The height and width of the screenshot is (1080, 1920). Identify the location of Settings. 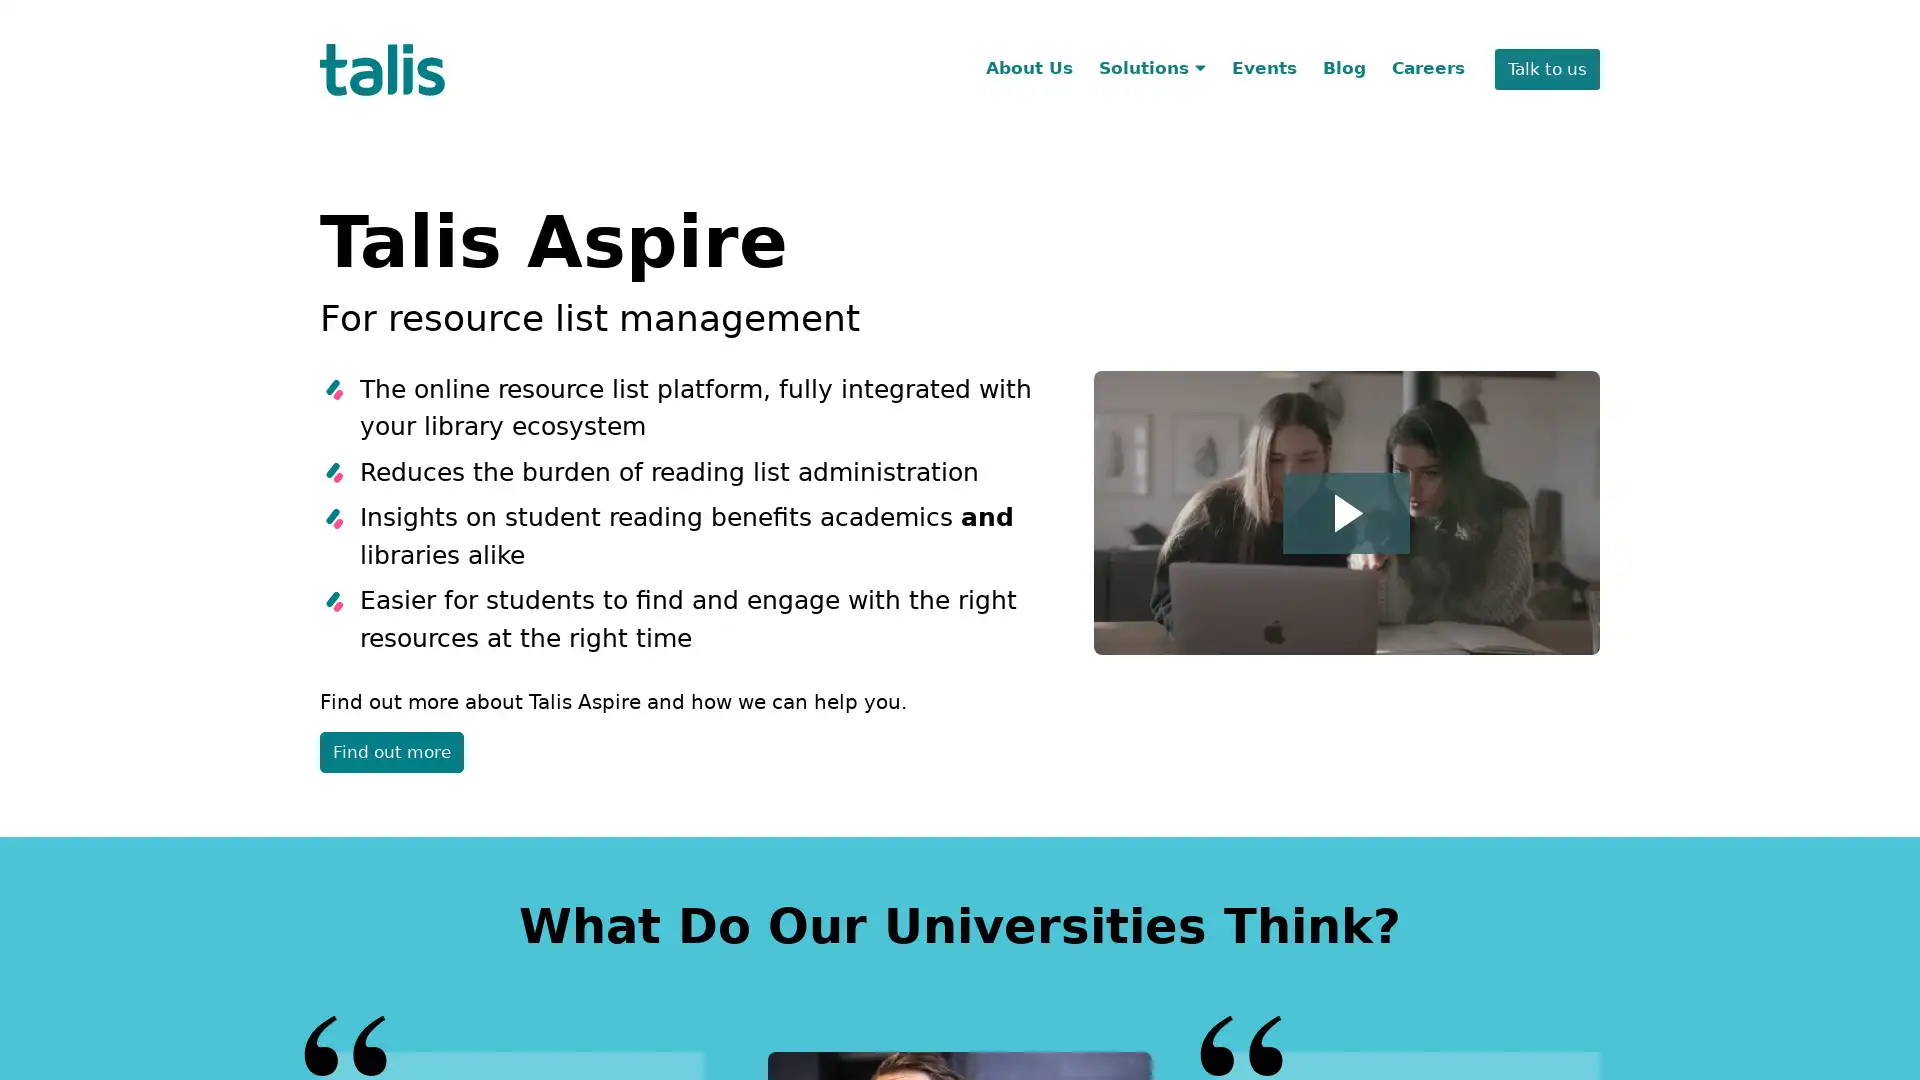
(1596, 37).